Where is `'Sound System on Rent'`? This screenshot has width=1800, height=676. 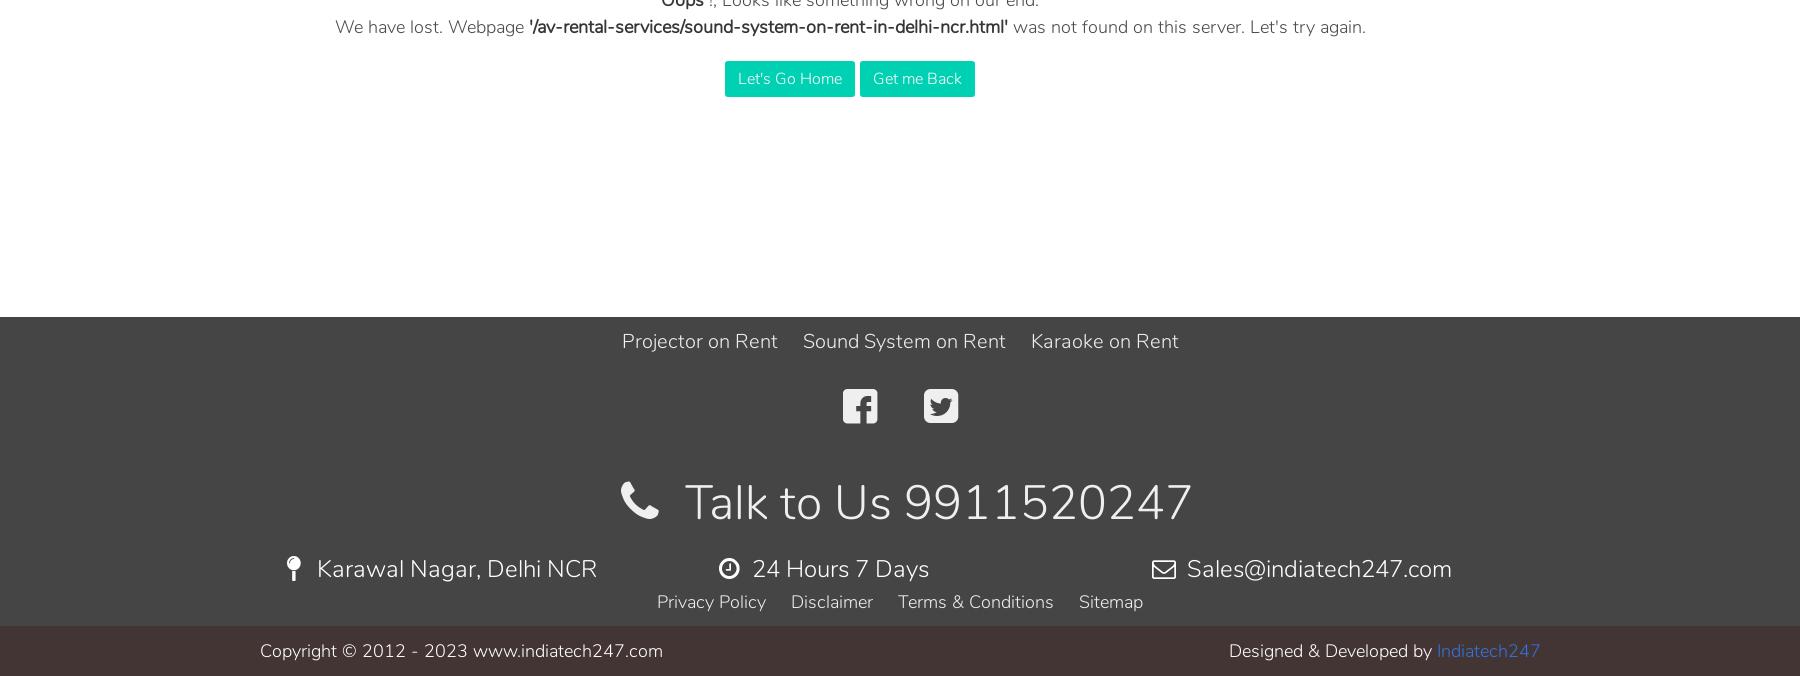 'Sound System on Rent' is located at coordinates (802, 340).